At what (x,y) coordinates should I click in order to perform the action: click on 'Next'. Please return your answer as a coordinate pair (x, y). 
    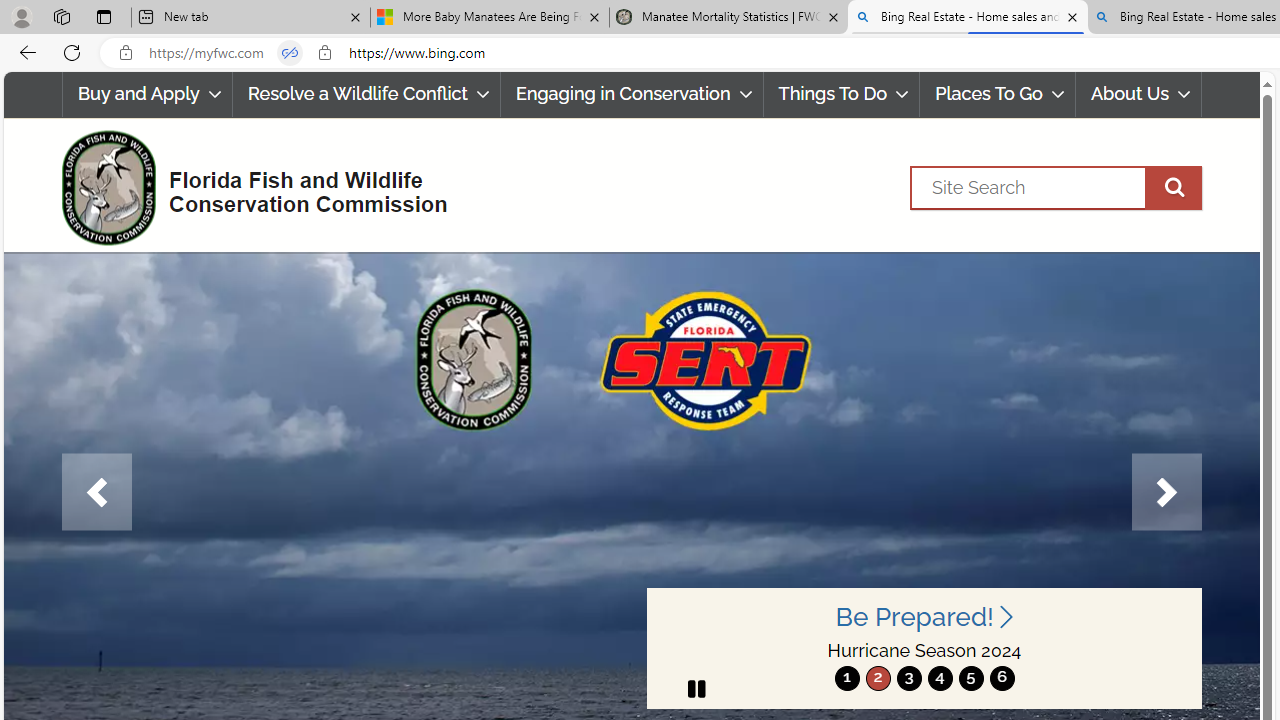
    Looking at the image, I should click on (1166, 492).